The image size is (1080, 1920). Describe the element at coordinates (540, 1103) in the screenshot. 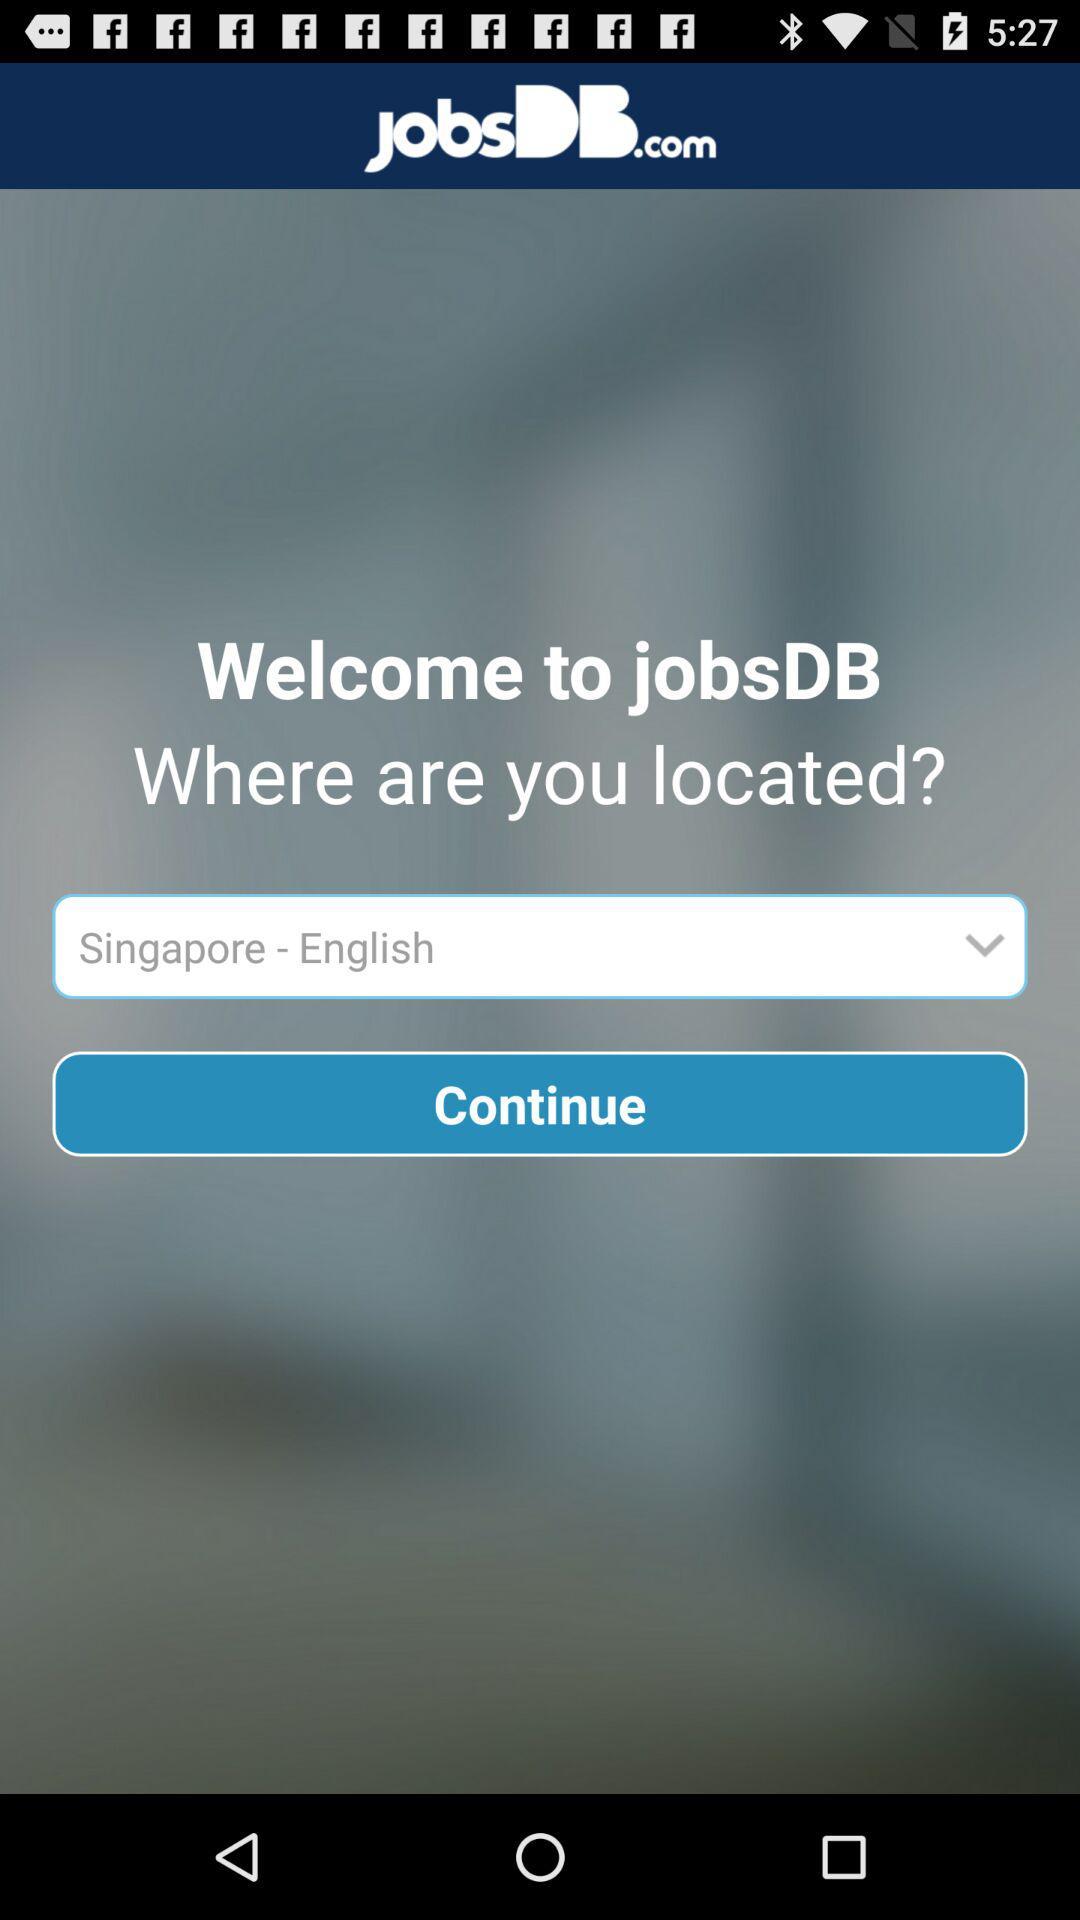

I see `the continue button` at that location.